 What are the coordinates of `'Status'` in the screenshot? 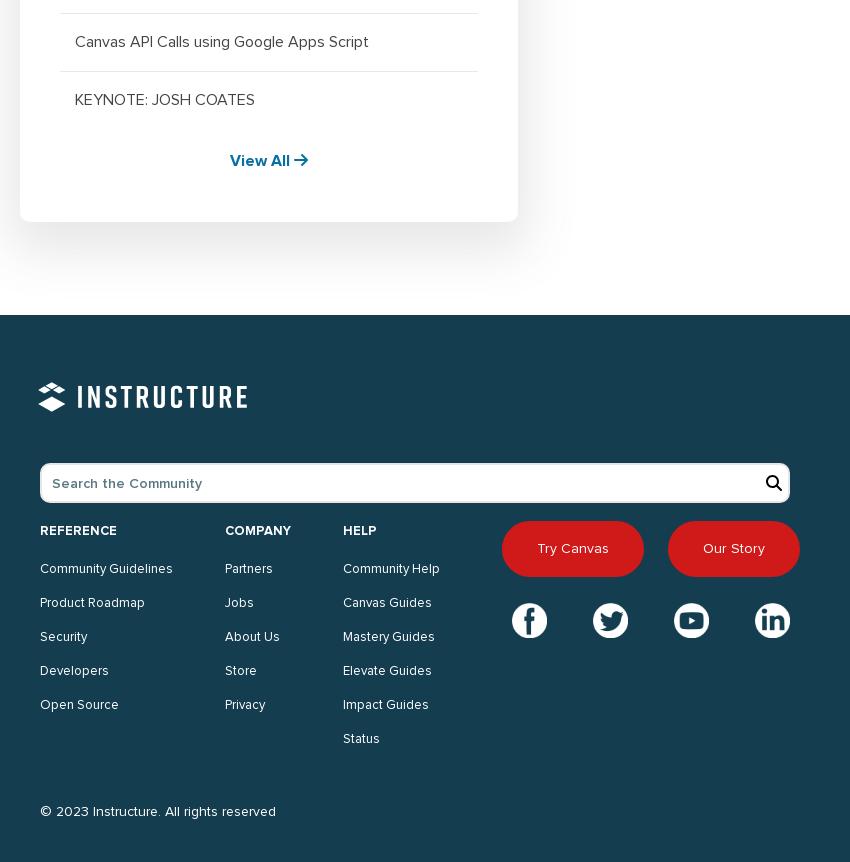 It's located at (360, 739).